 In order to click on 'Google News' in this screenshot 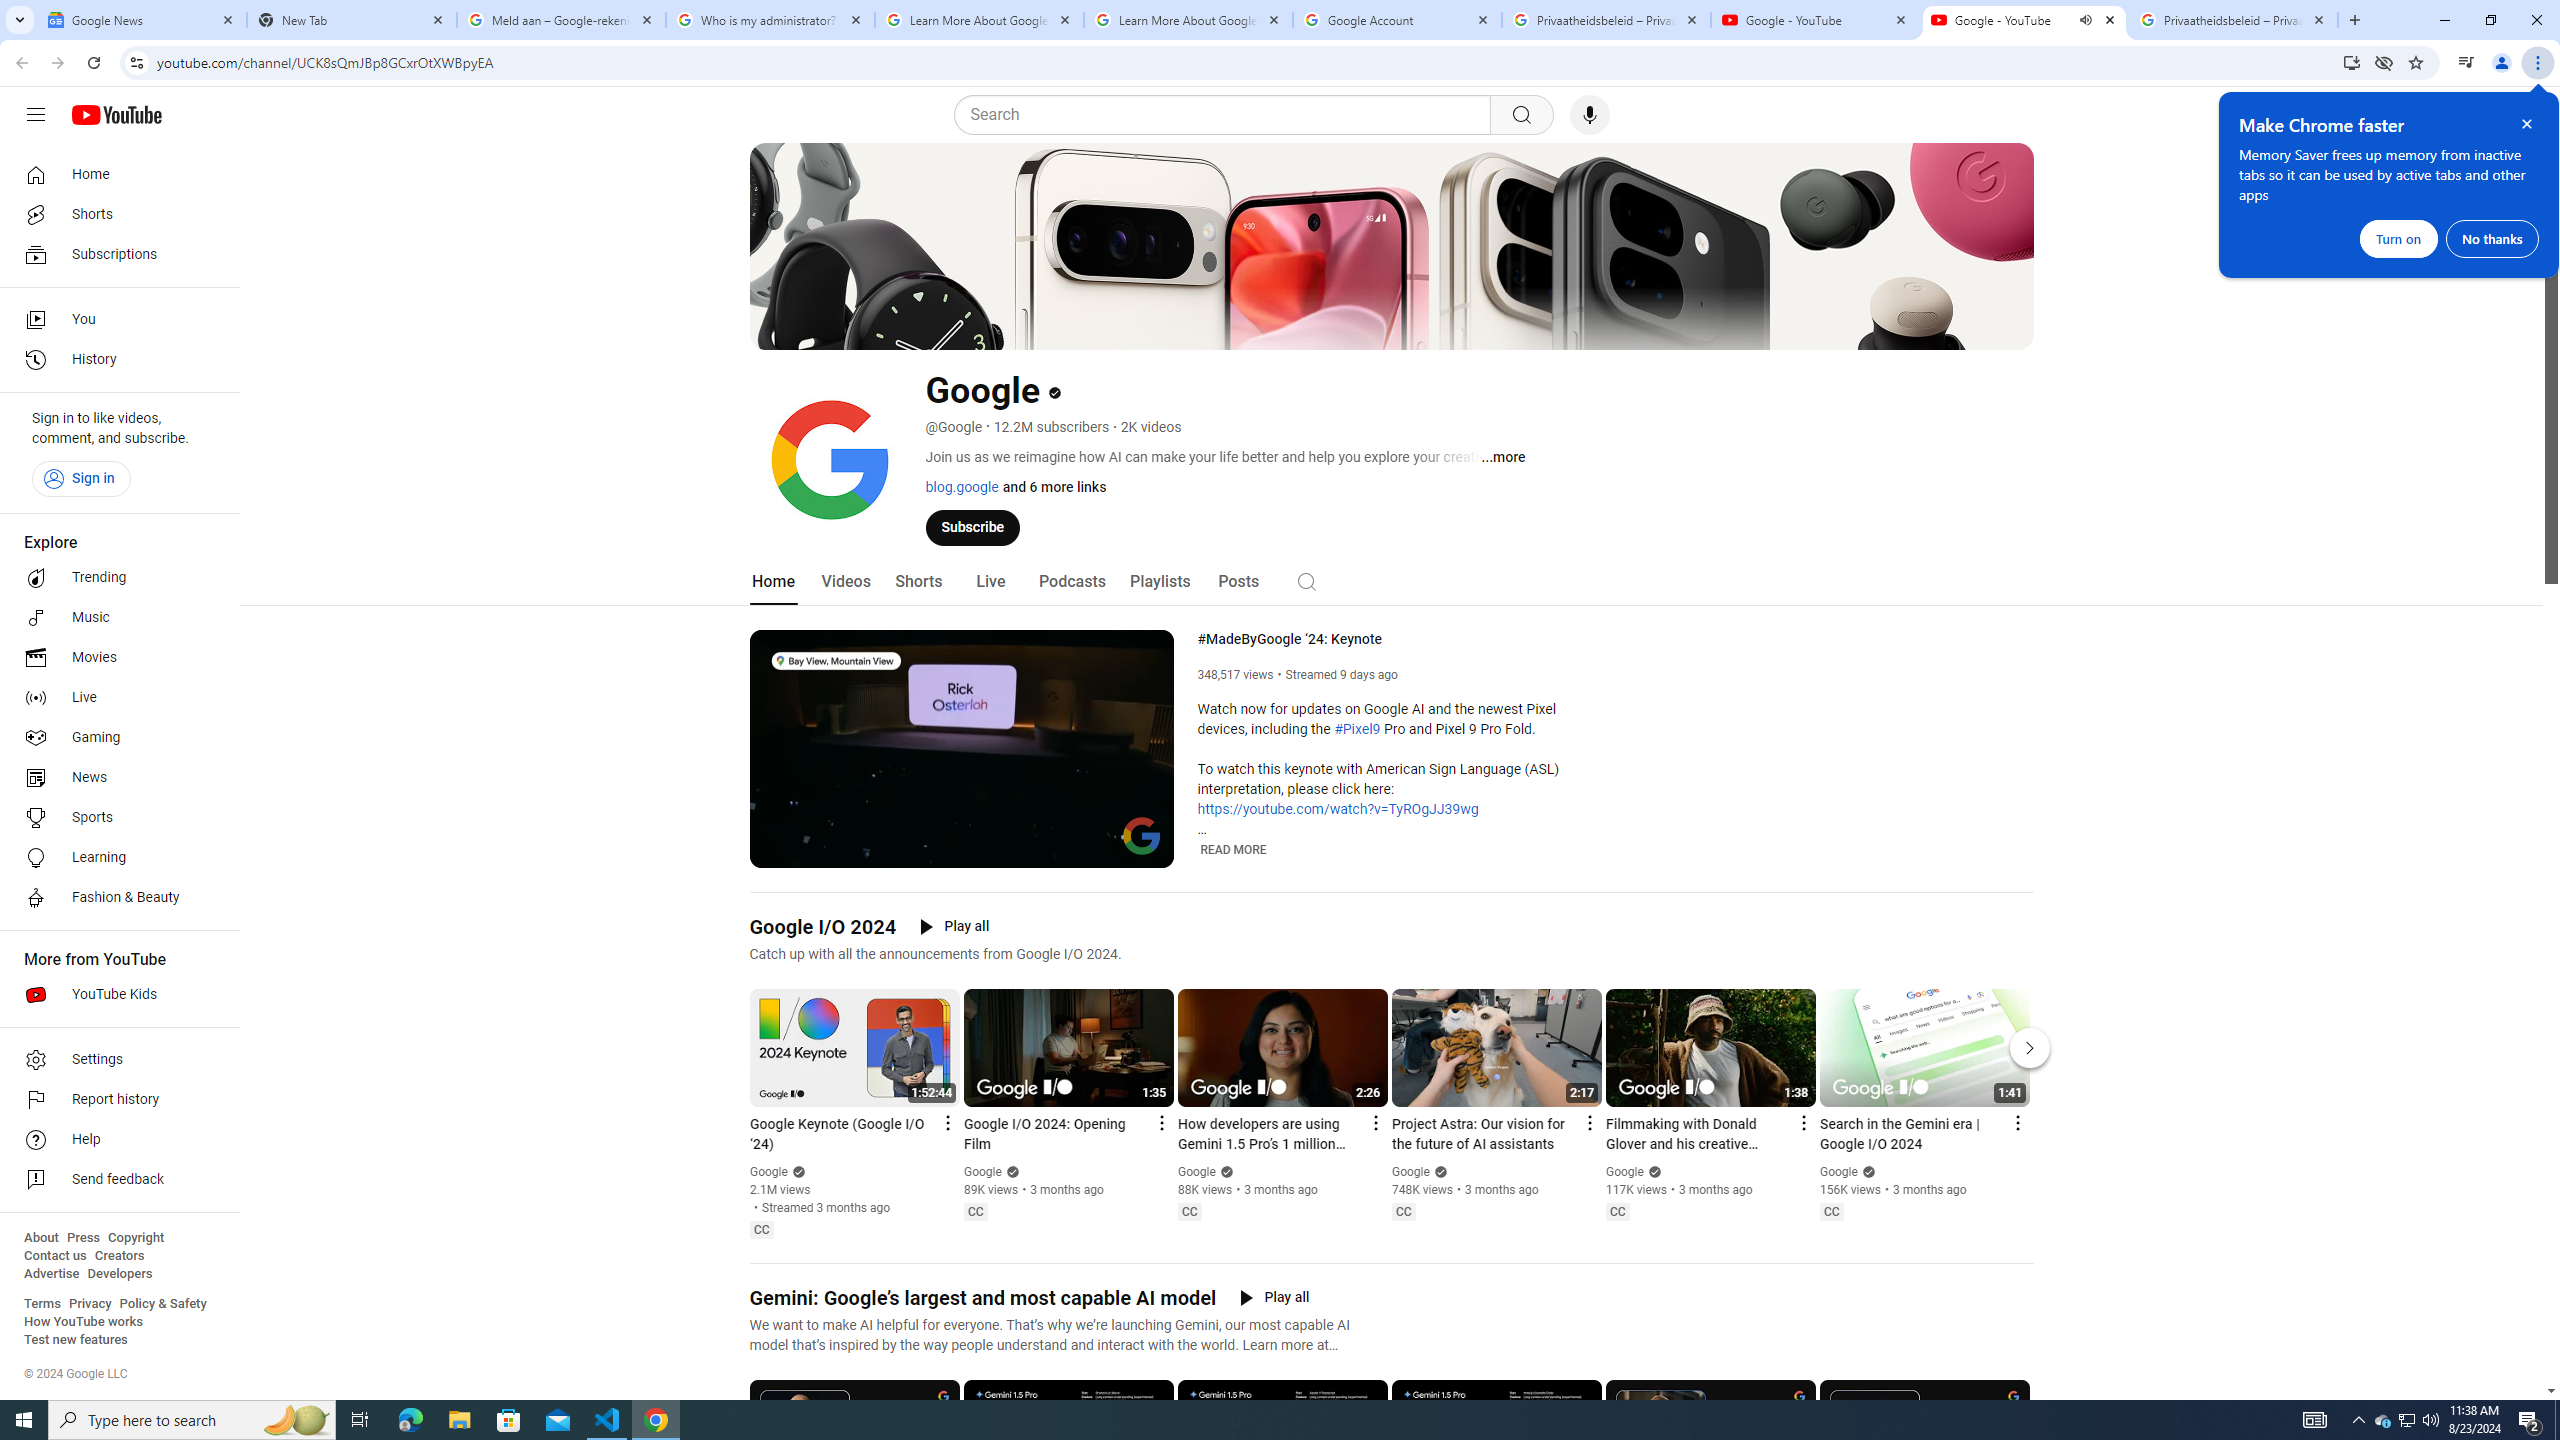, I will do `click(142, 19)`.